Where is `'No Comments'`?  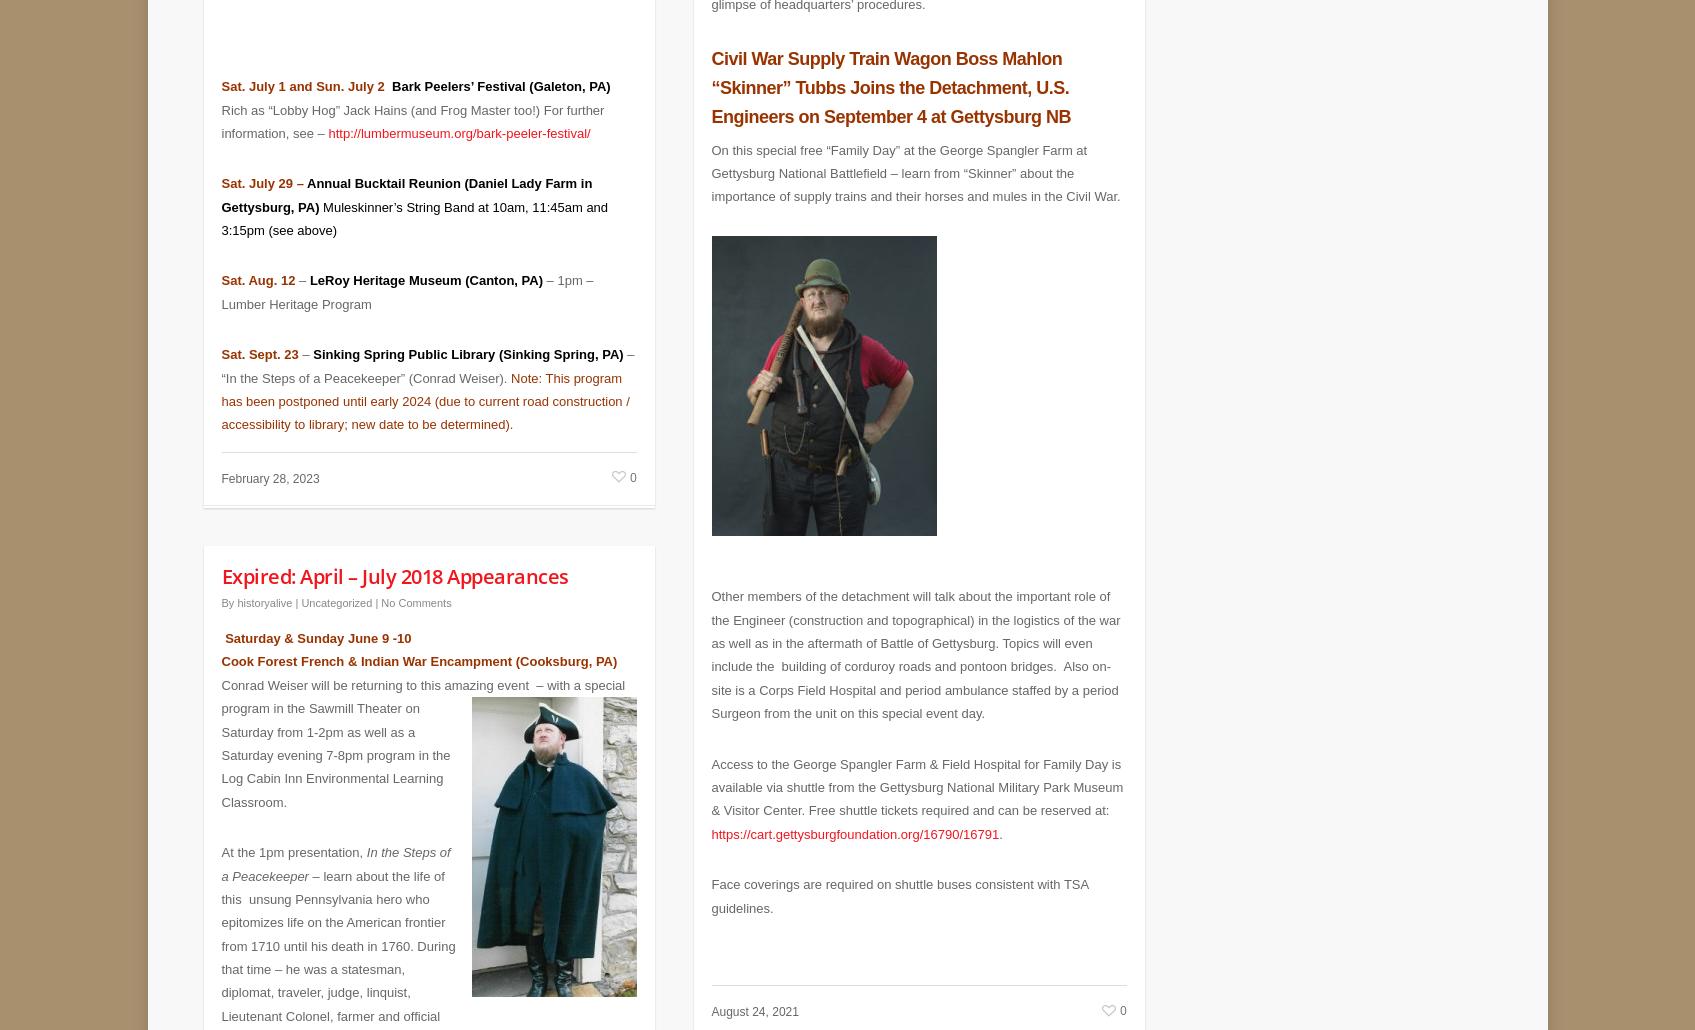
'No Comments' is located at coordinates (415, 588).